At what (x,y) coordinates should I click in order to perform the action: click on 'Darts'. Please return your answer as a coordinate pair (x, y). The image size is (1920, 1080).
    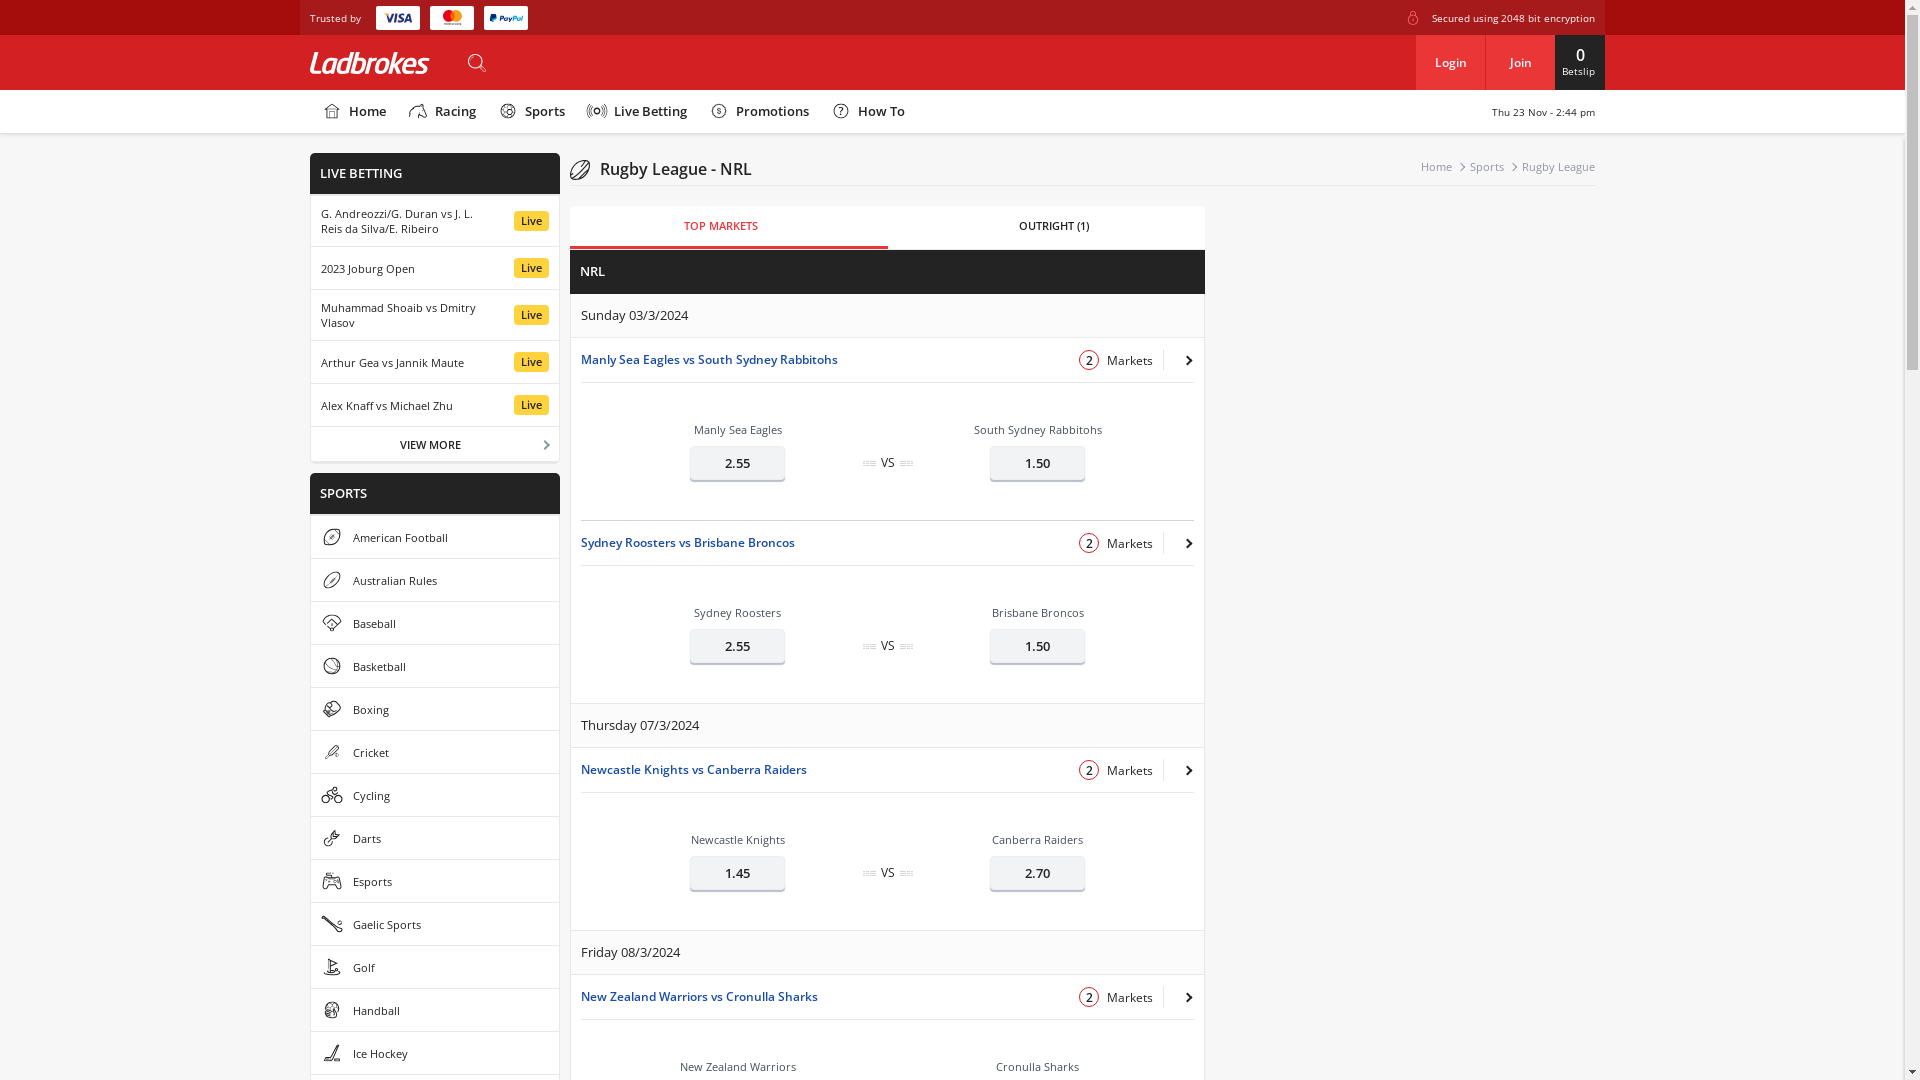
    Looking at the image, I should click on (310, 837).